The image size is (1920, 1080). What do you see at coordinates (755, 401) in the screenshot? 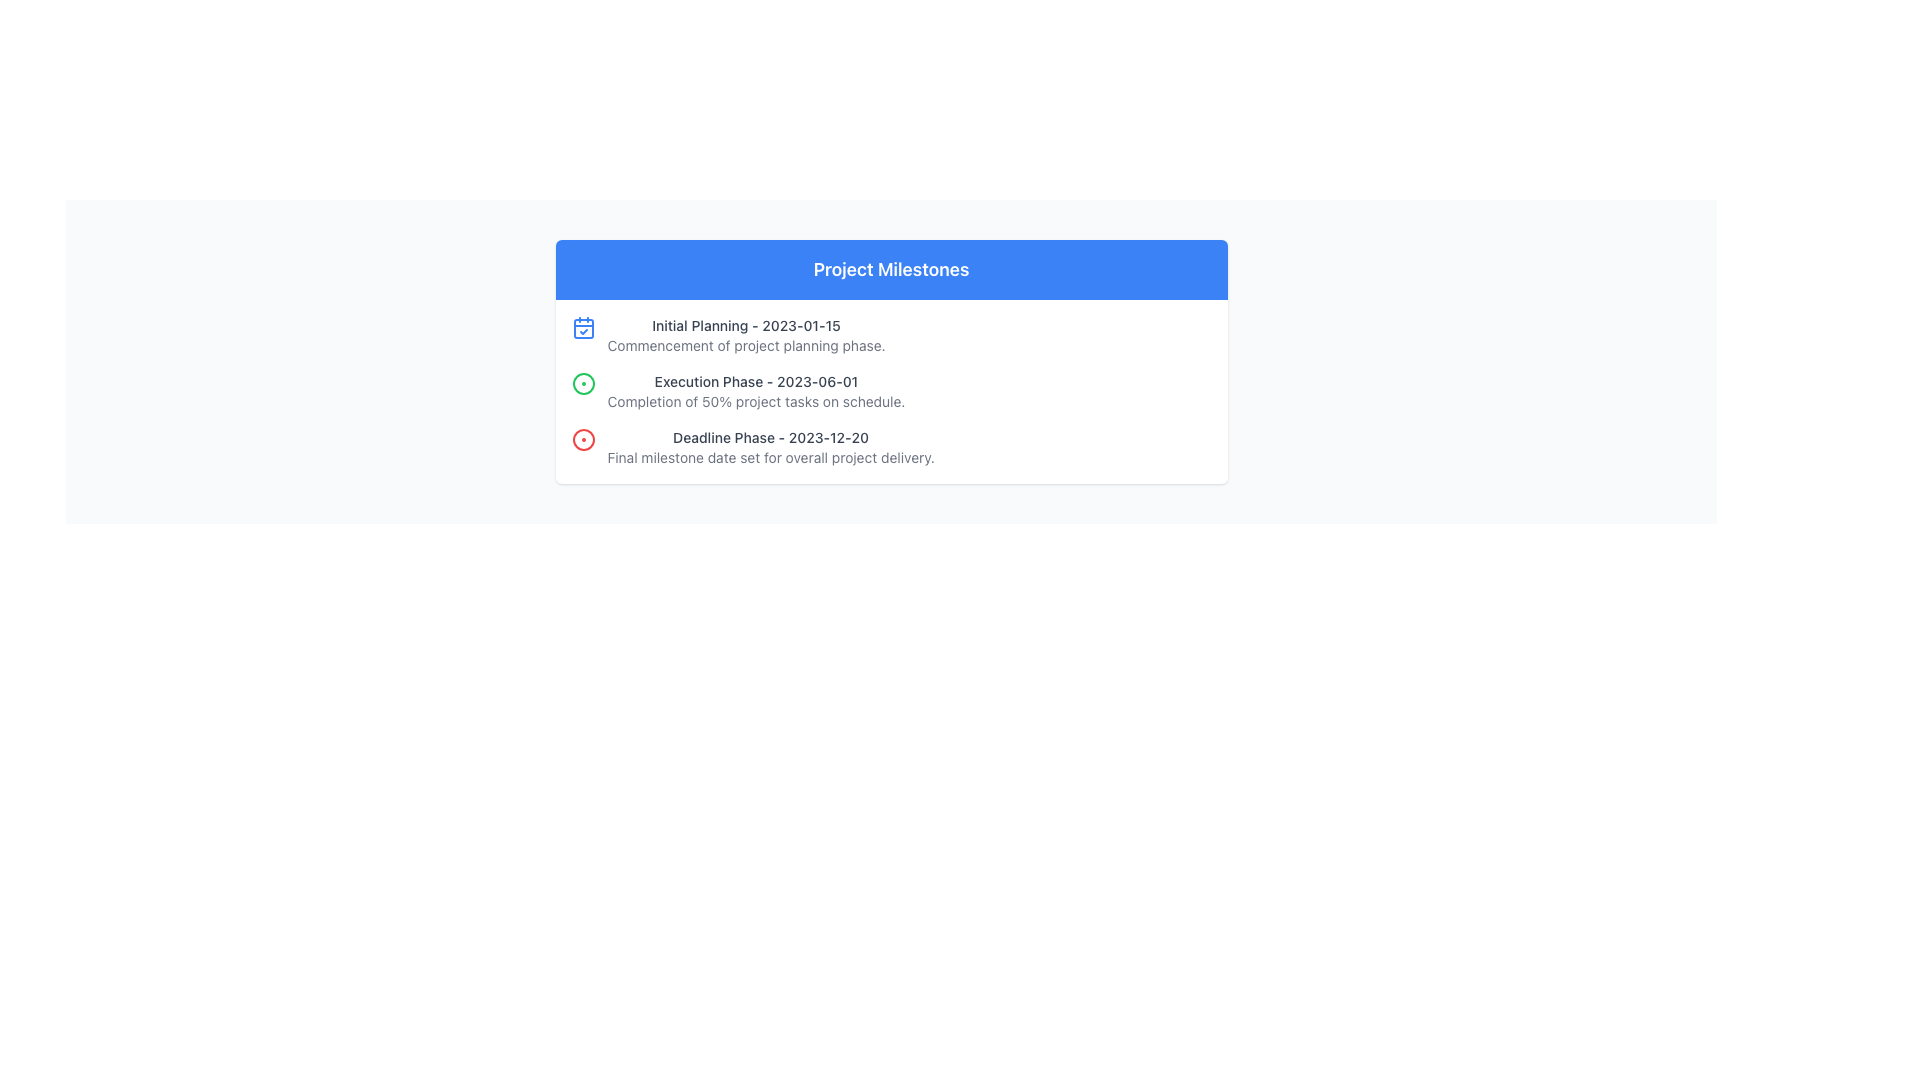
I see `the text label displaying 'Completion of 50% project tasks on schedule,' which is located under the header 'Execution Phase - 2023-06-01' within the 'Project Milestones' card` at bounding box center [755, 401].